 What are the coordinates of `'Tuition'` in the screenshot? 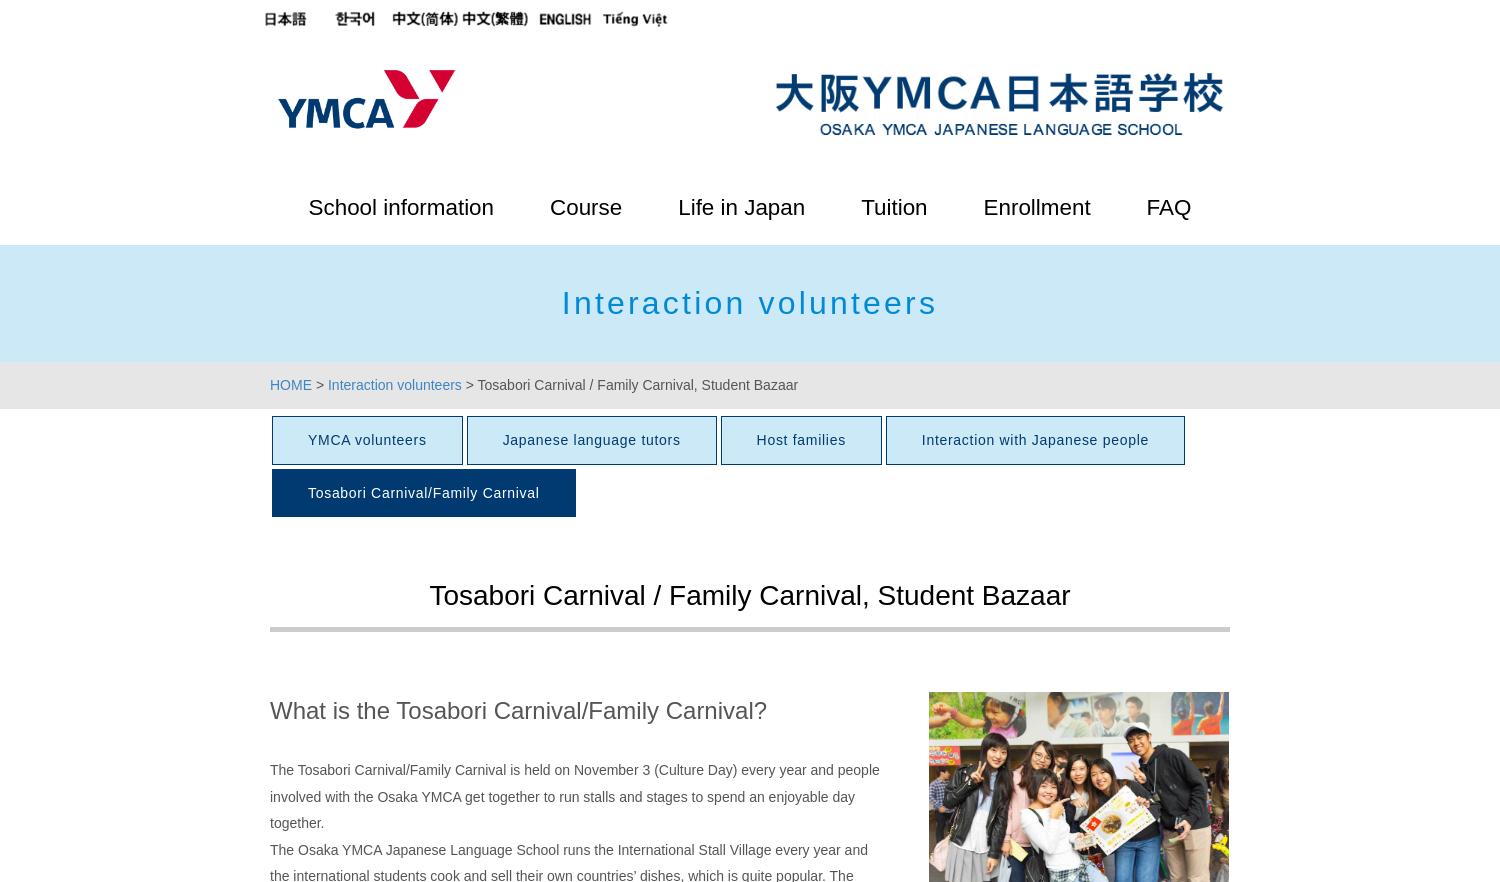 It's located at (894, 207).